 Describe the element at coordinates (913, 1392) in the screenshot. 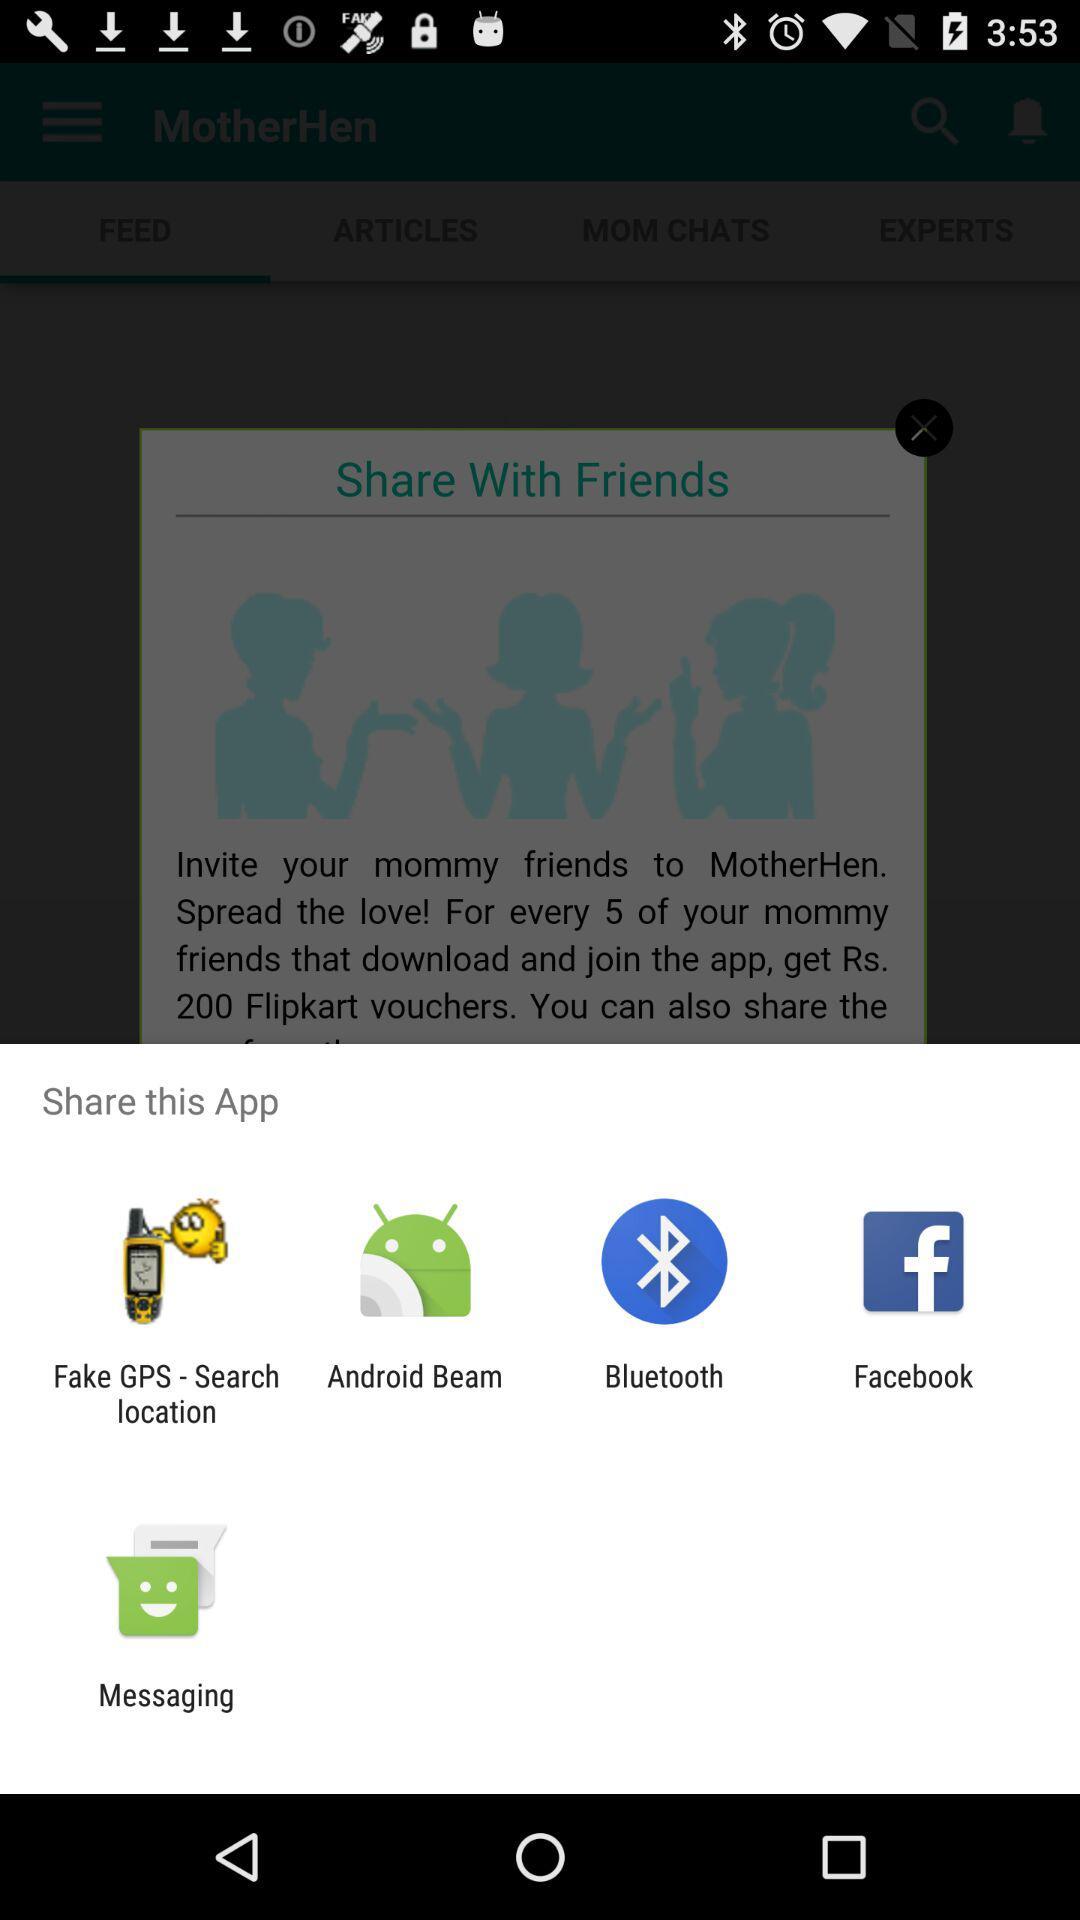

I see `facebook item` at that location.